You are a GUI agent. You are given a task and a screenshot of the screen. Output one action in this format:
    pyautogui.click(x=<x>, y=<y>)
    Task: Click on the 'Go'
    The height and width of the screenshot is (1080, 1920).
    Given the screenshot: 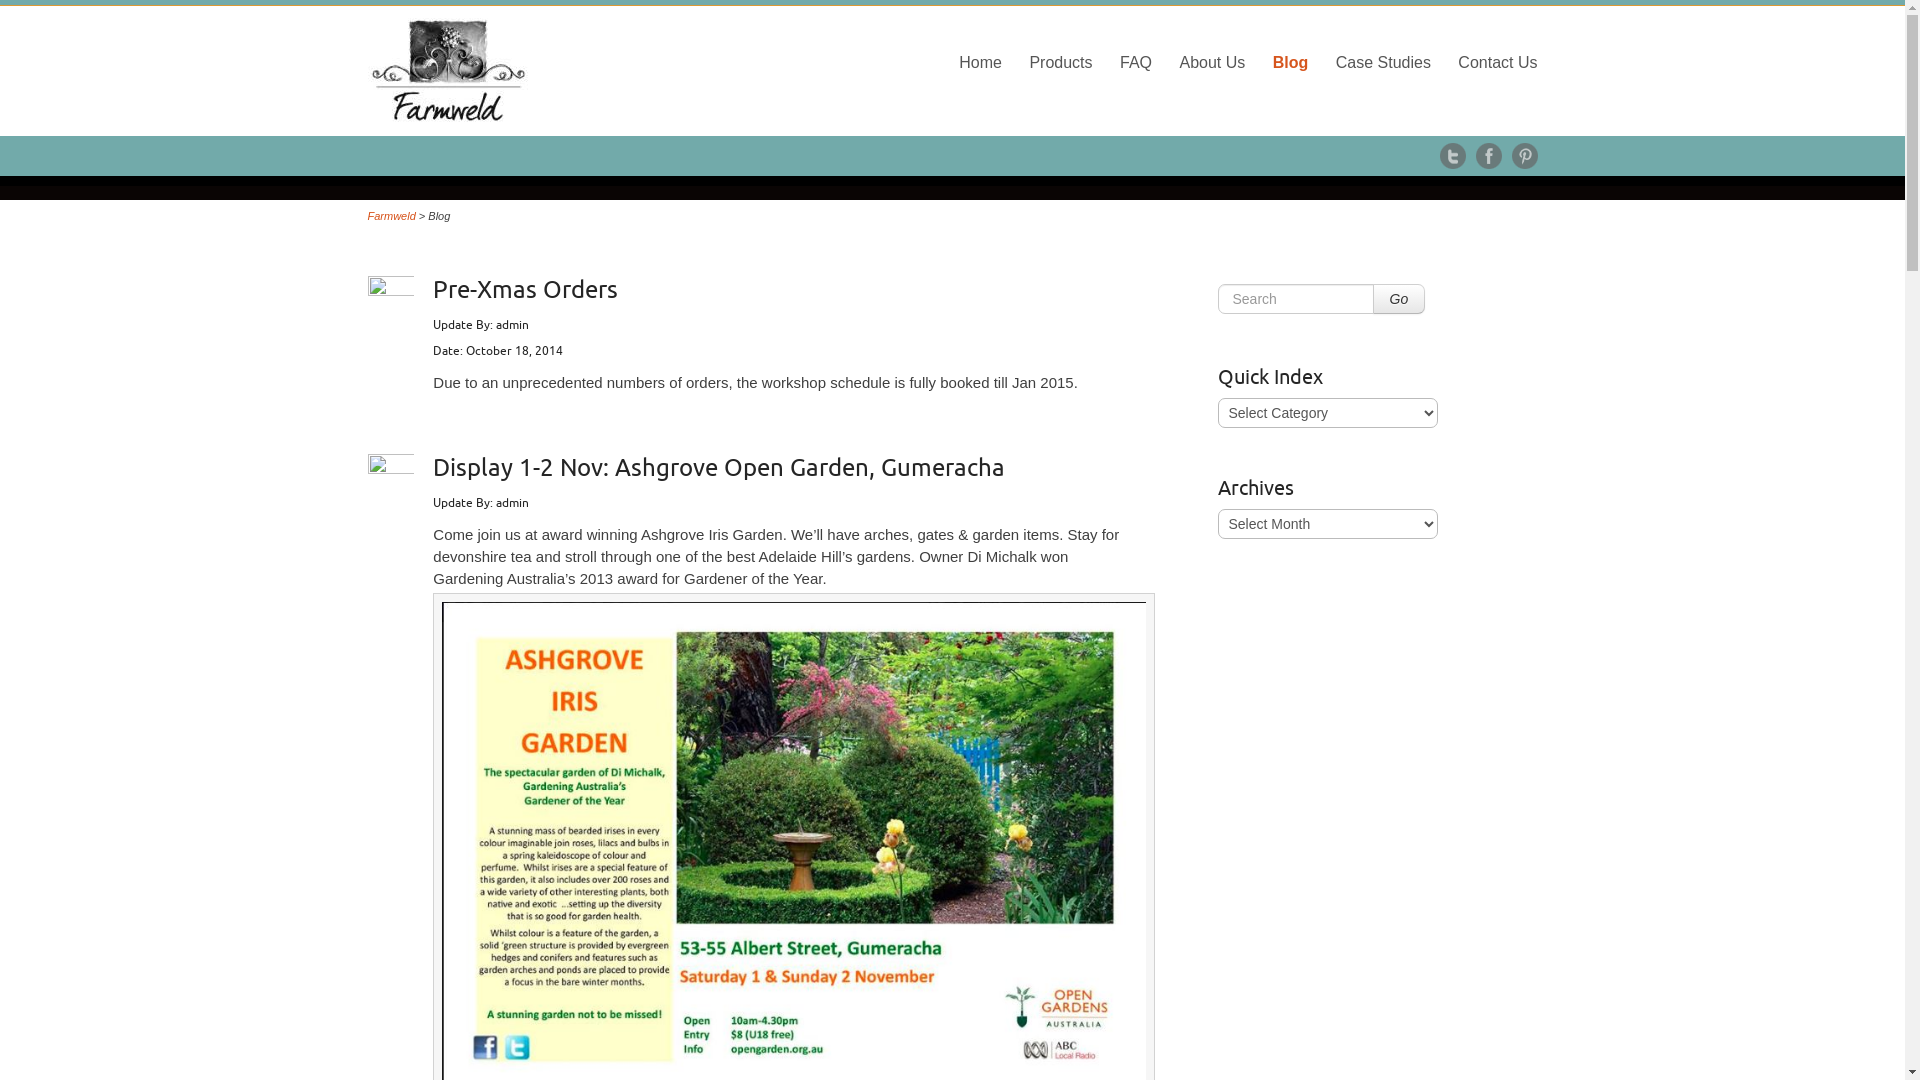 What is the action you would take?
    pyautogui.click(x=1397, y=299)
    